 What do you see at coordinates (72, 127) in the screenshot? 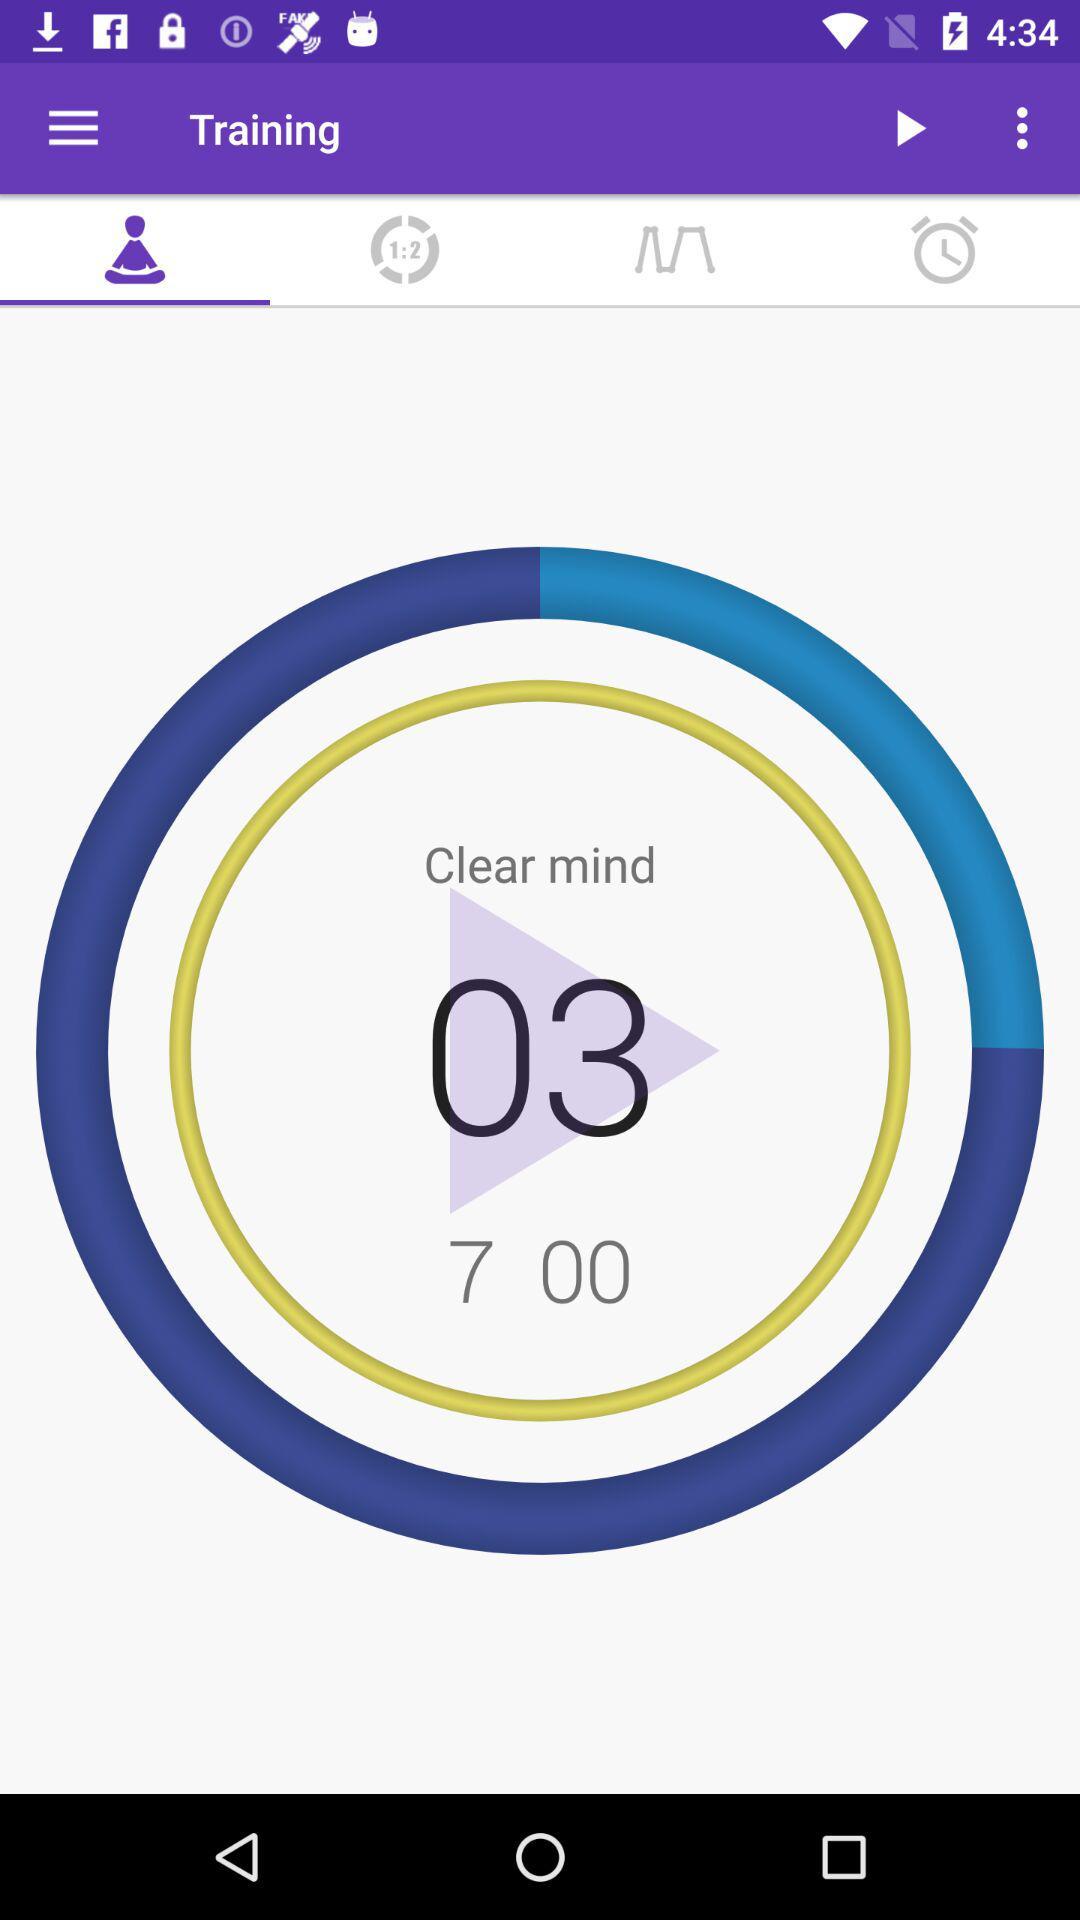
I see `the icon next to the training icon` at bounding box center [72, 127].